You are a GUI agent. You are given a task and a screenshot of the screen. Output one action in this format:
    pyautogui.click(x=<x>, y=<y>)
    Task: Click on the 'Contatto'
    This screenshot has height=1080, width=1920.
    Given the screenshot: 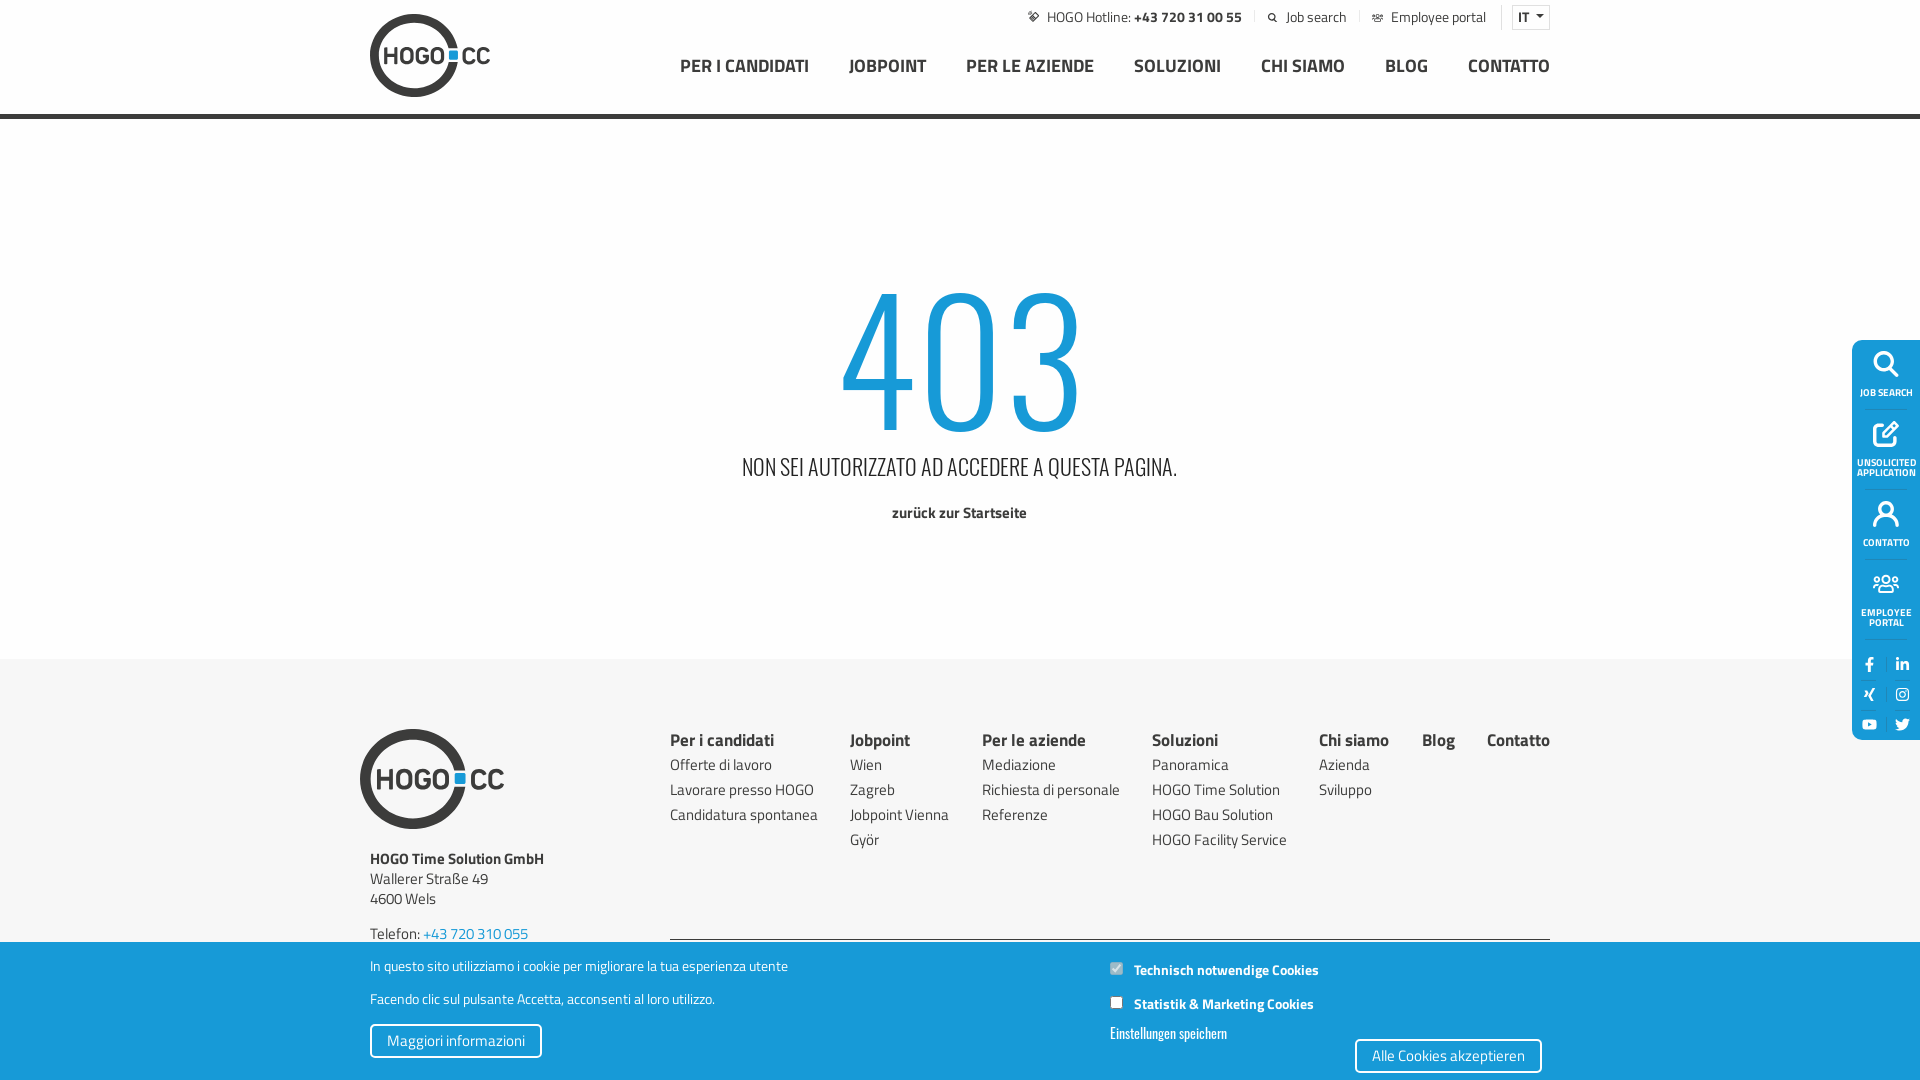 What is the action you would take?
    pyautogui.click(x=1518, y=743)
    